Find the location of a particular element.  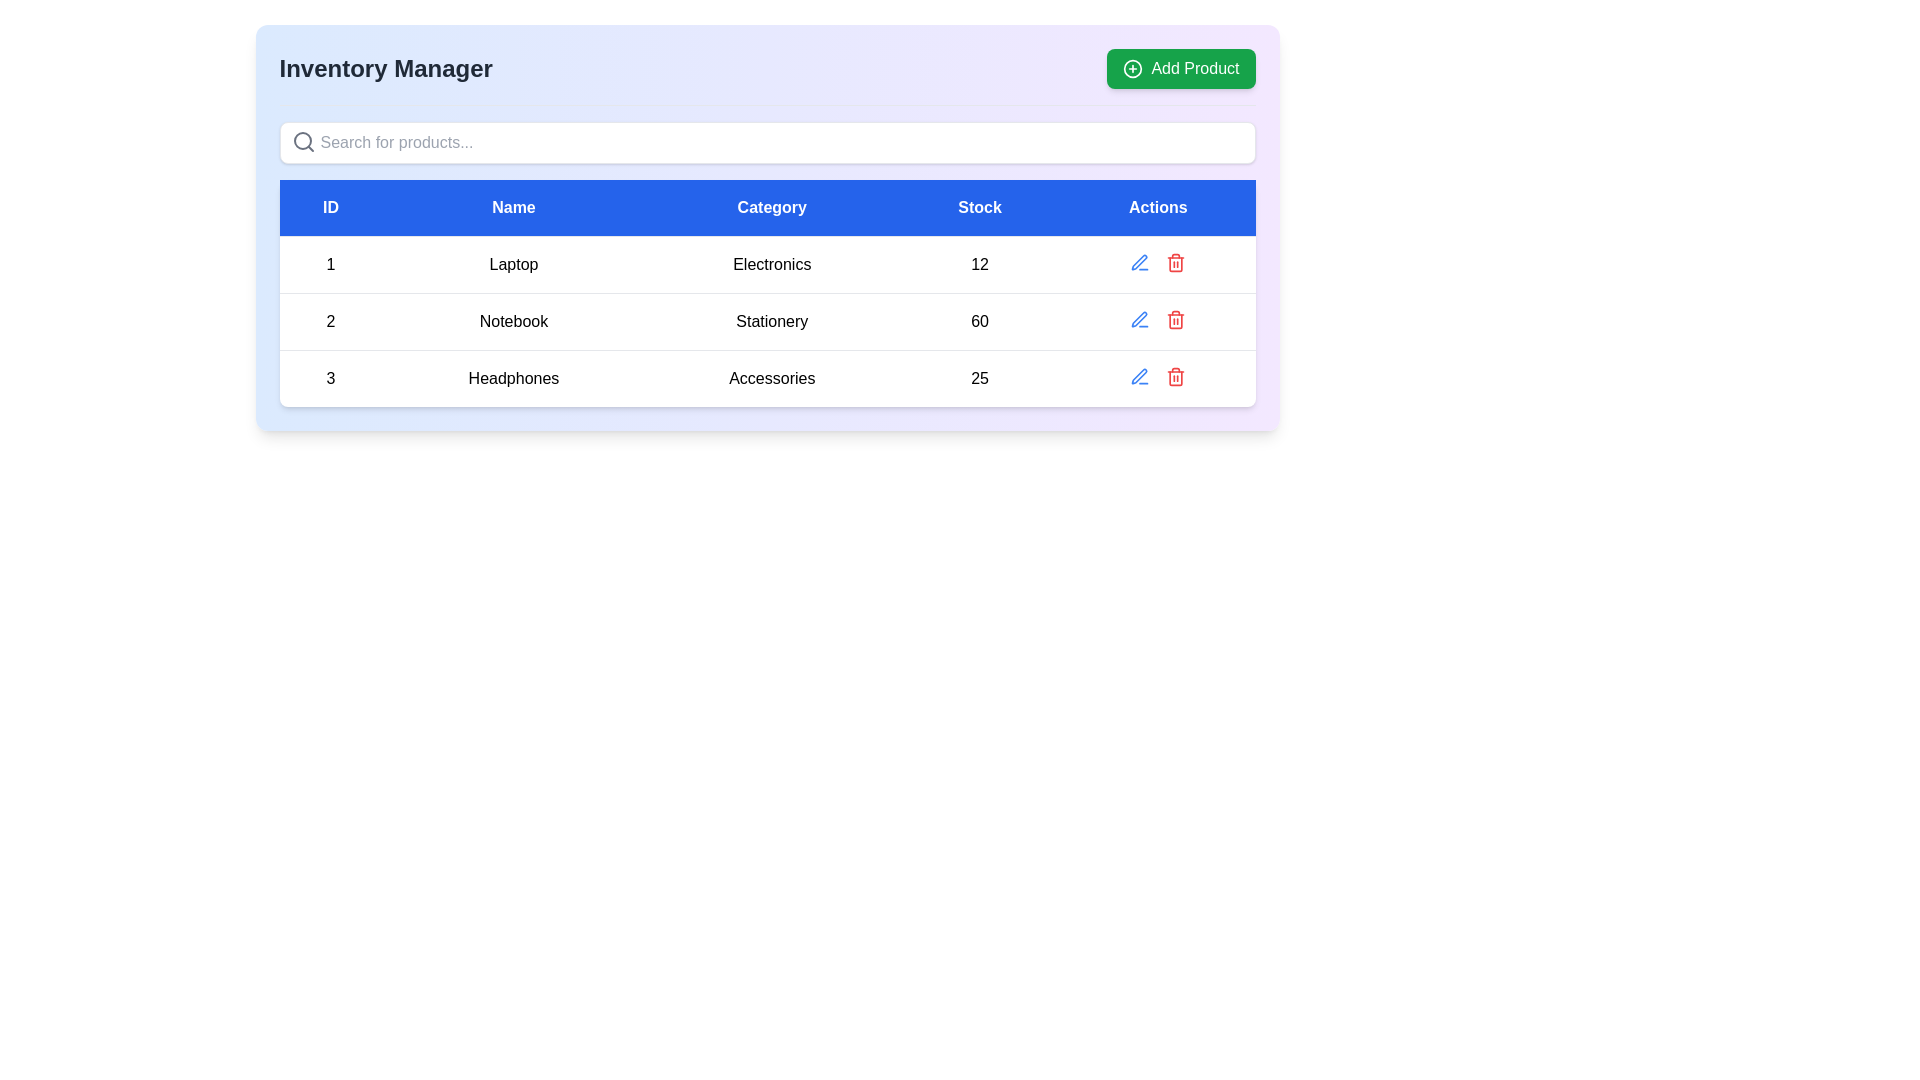

the search input box located below the 'Add Product' button and under the 'Inventory Manager' title is located at coordinates (766, 141).